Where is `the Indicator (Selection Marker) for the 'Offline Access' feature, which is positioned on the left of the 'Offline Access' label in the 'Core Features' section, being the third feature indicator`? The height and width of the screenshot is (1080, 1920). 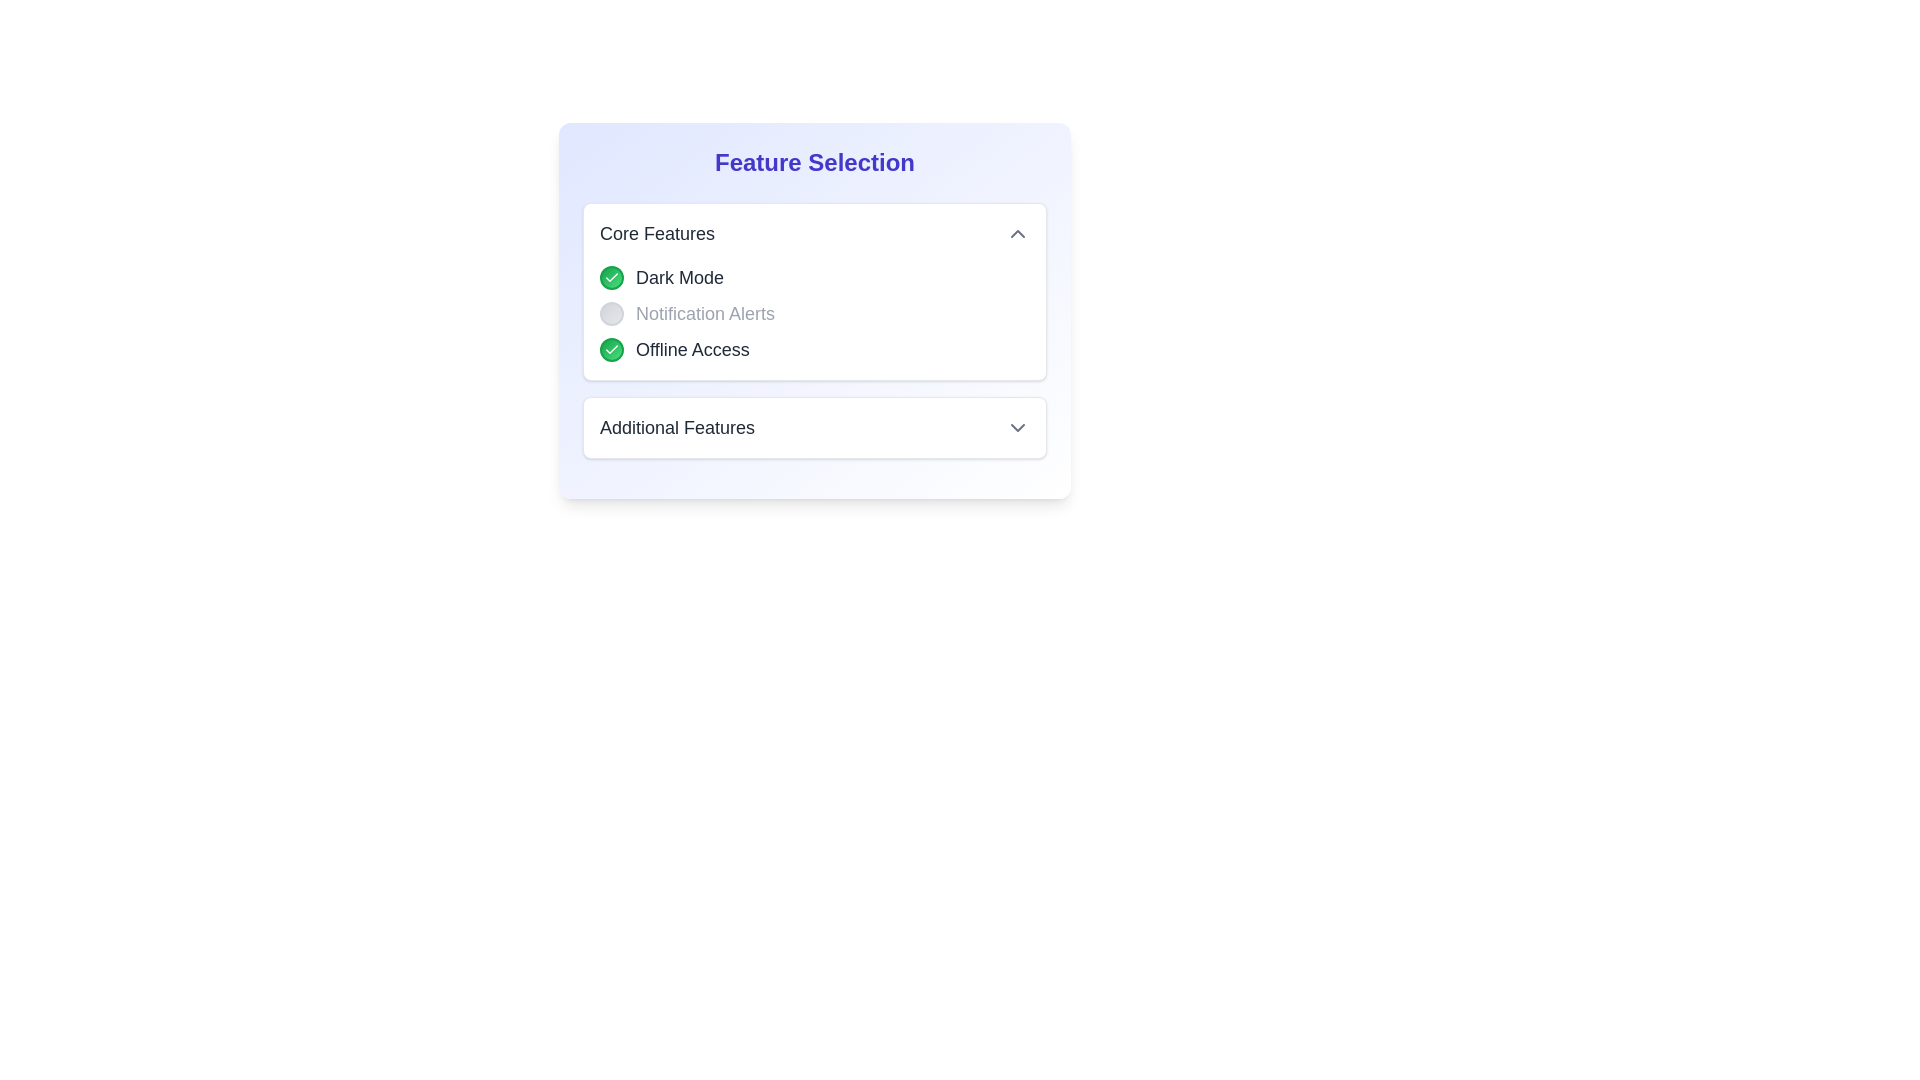 the Indicator (Selection Marker) for the 'Offline Access' feature, which is positioned on the left of the 'Offline Access' label in the 'Core Features' section, being the third feature indicator is located at coordinates (610, 349).